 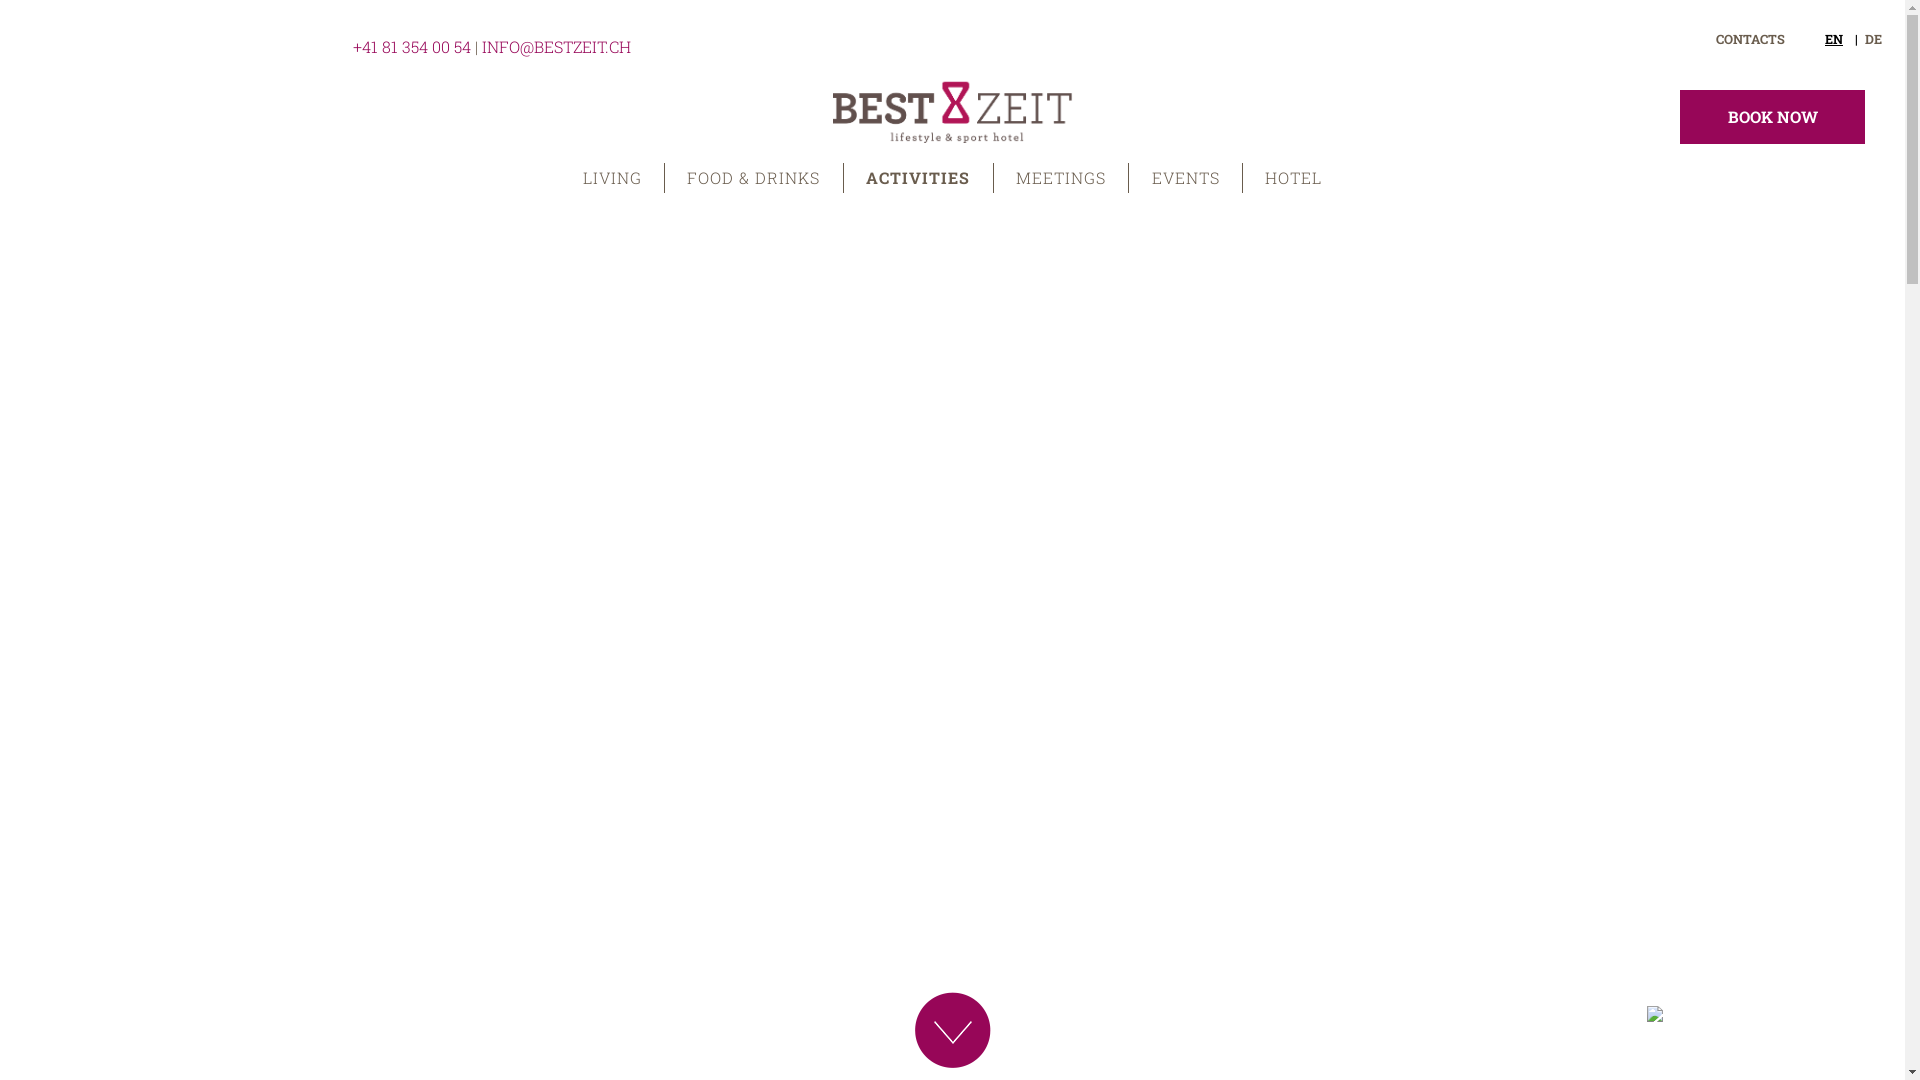 What do you see at coordinates (1185, 176) in the screenshot?
I see `'EVENTS'` at bounding box center [1185, 176].